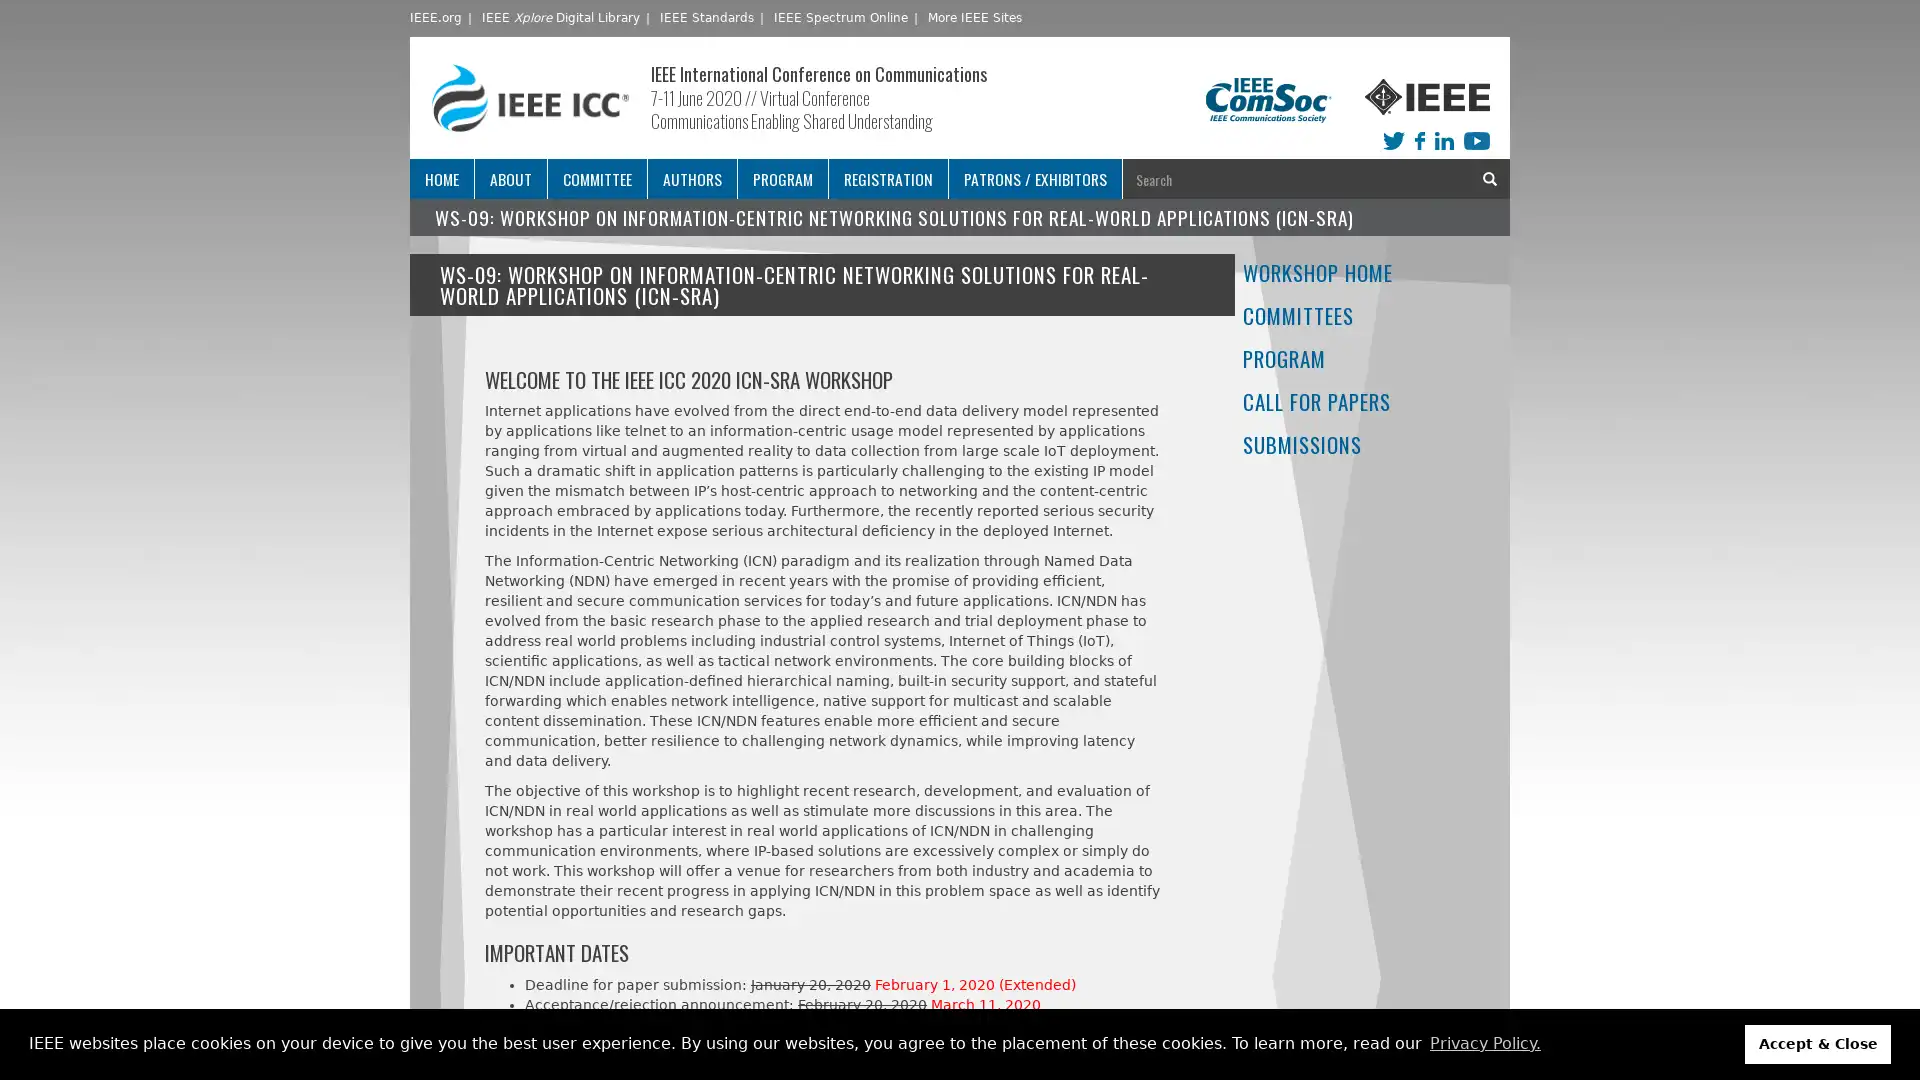 The image size is (1920, 1080). What do you see at coordinates (1484, 1043) in the screenshot?
I see `learn more about cookies` at bounding box center [1484, 1043].